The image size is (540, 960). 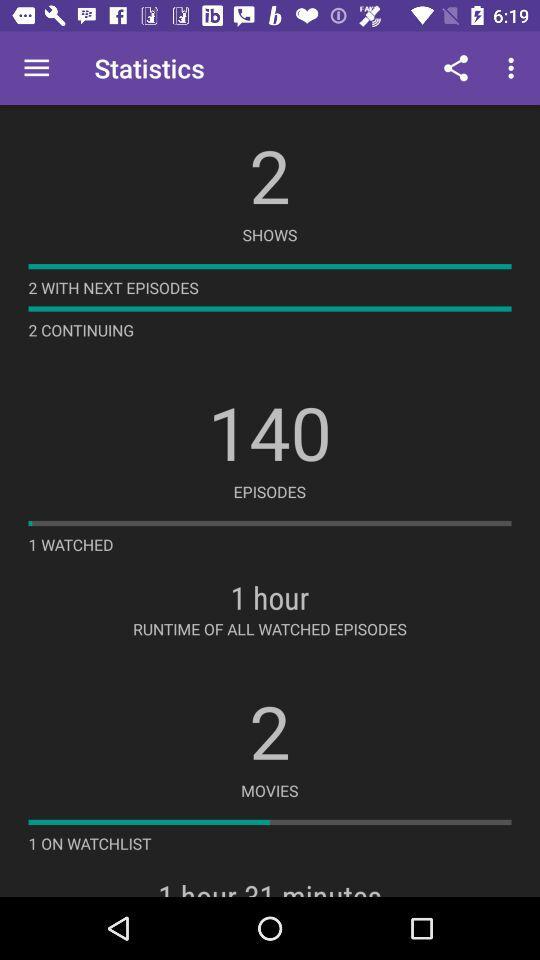 What do you see at coordinates (70, 544) in the screenshot?
I see `1 watched icon` at bounding box center [70, 544].